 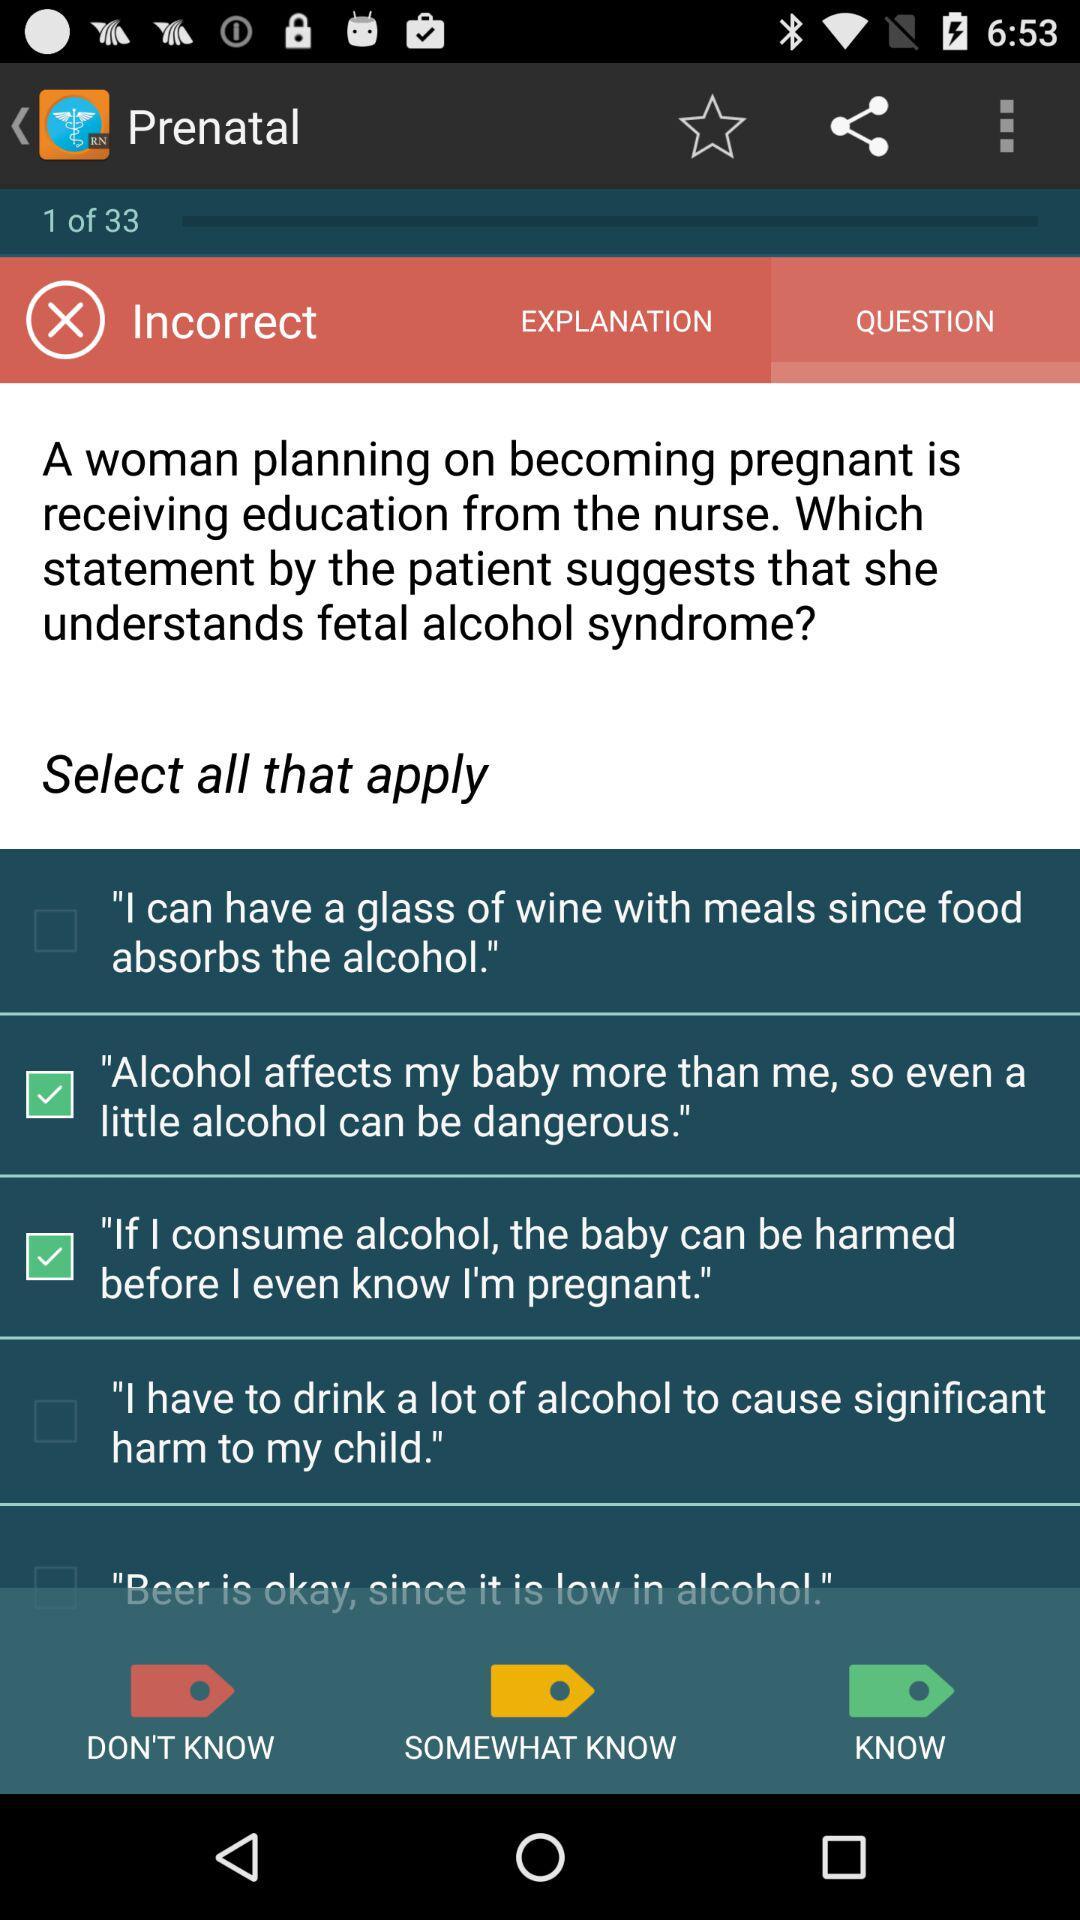 What do you see at coordinates (540, 1689) in the screenshot?
I see `somewhat know option` at bounding box center [540, 1689].